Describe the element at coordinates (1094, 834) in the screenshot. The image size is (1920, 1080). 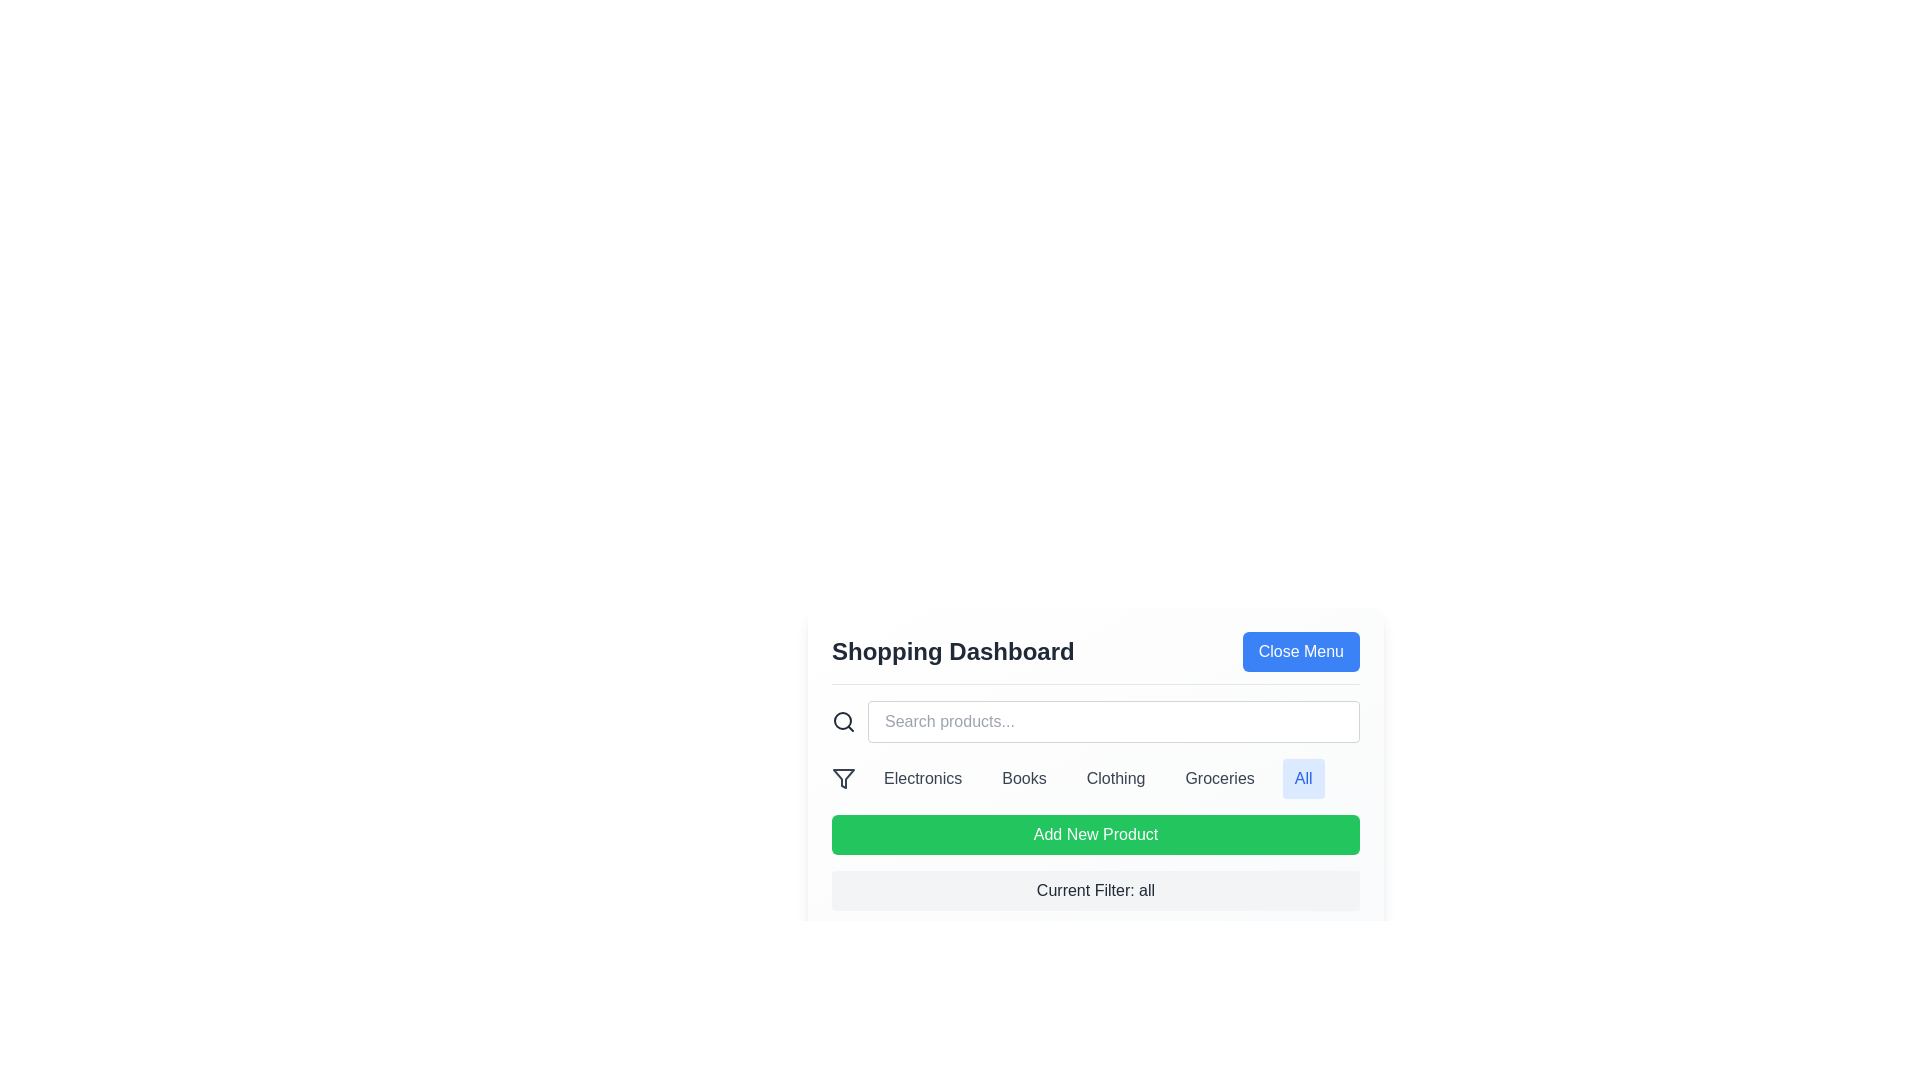
I see `the green button labeled 'Add New Product' located below the category buttons to initiate adding a new product` at that location.